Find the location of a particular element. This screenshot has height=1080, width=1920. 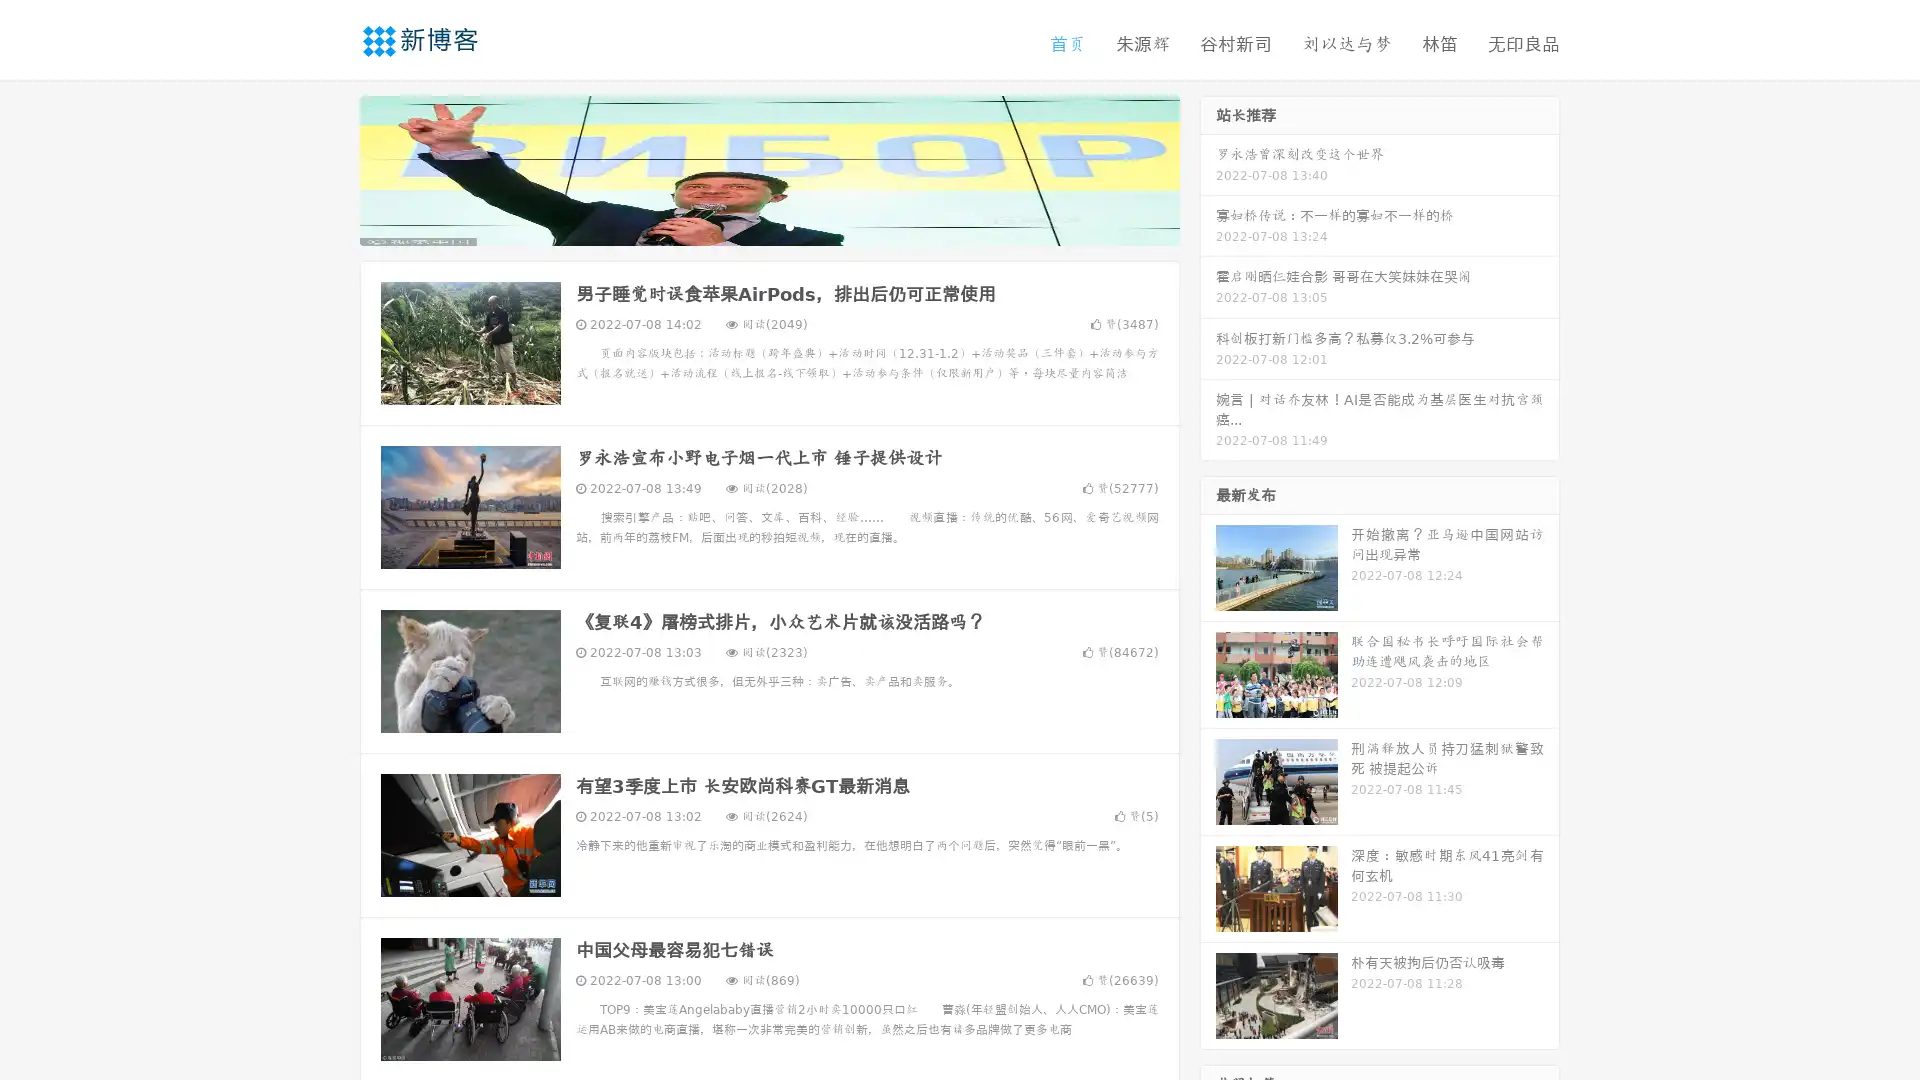

Go to slide 3 is located at coordinates (789, 225).